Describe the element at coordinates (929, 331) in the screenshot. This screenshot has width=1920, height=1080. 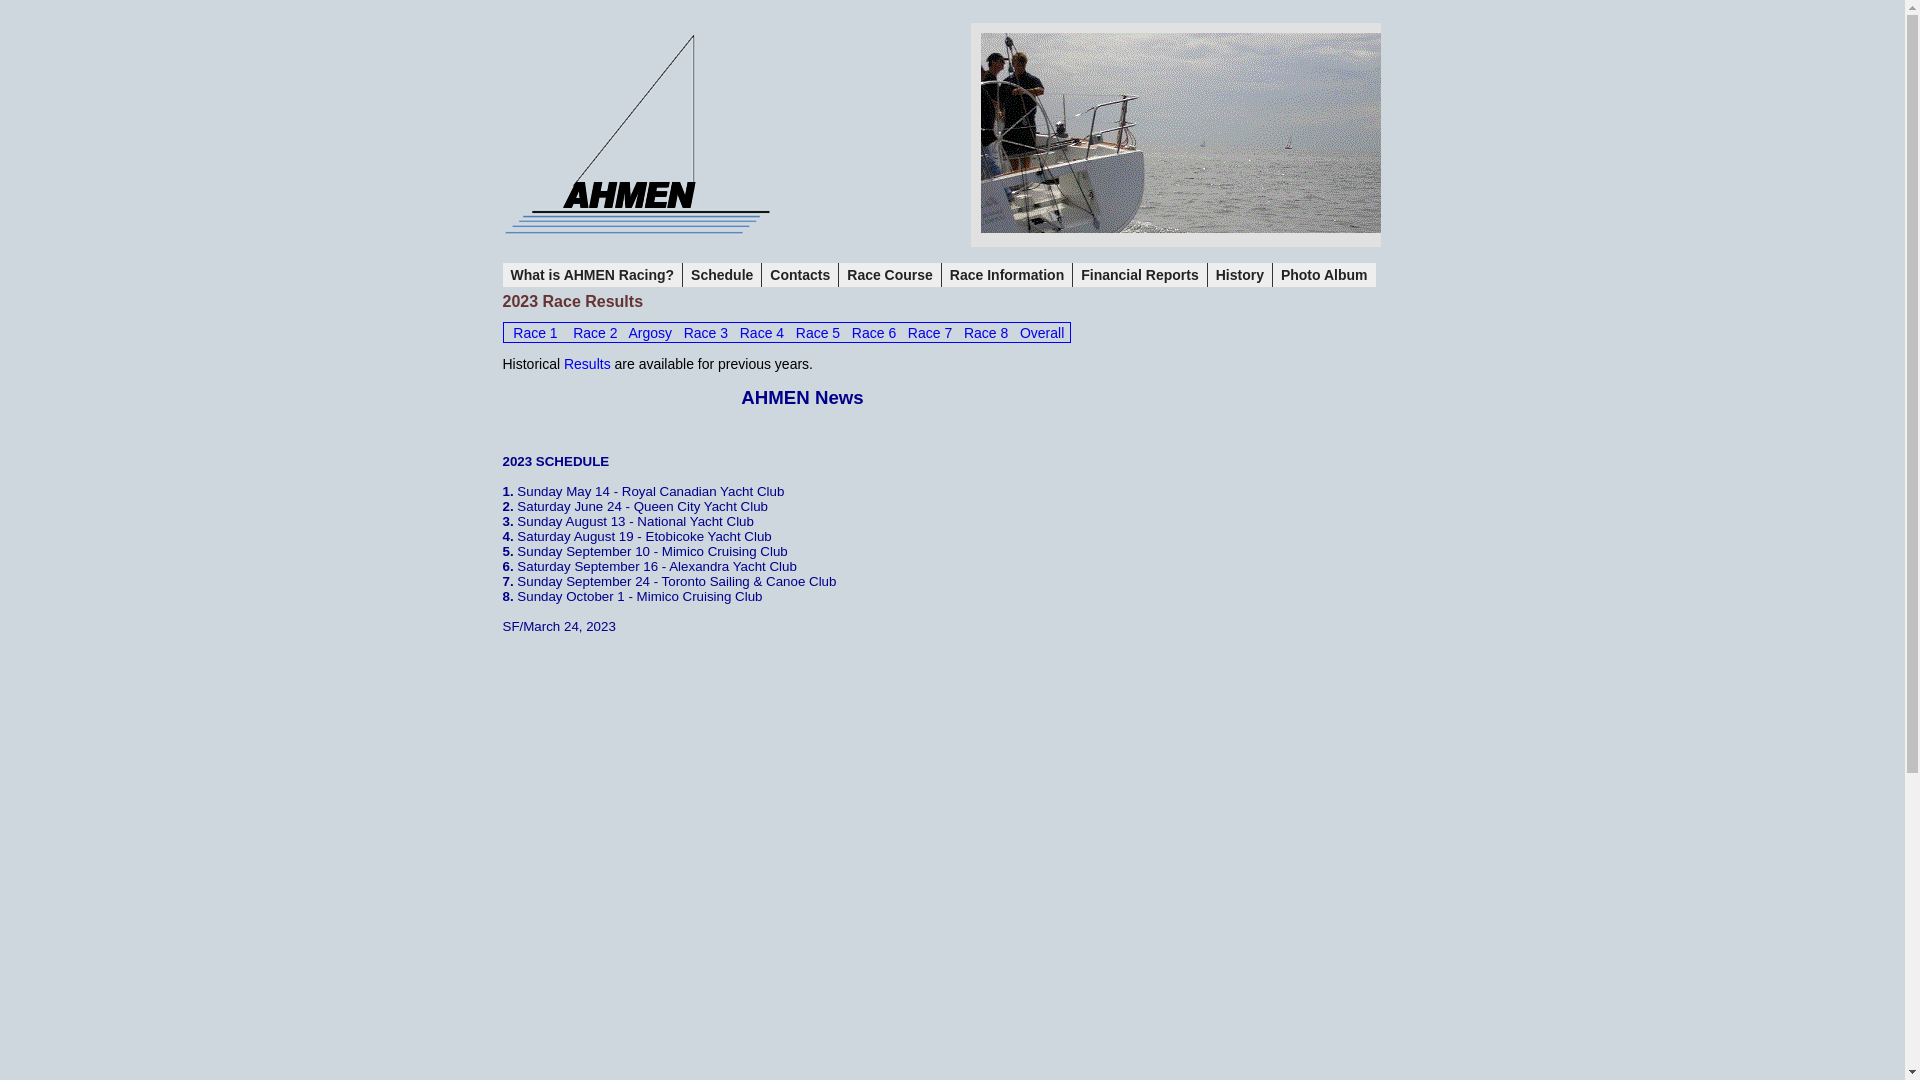
I see `'Race 7'` at that location.